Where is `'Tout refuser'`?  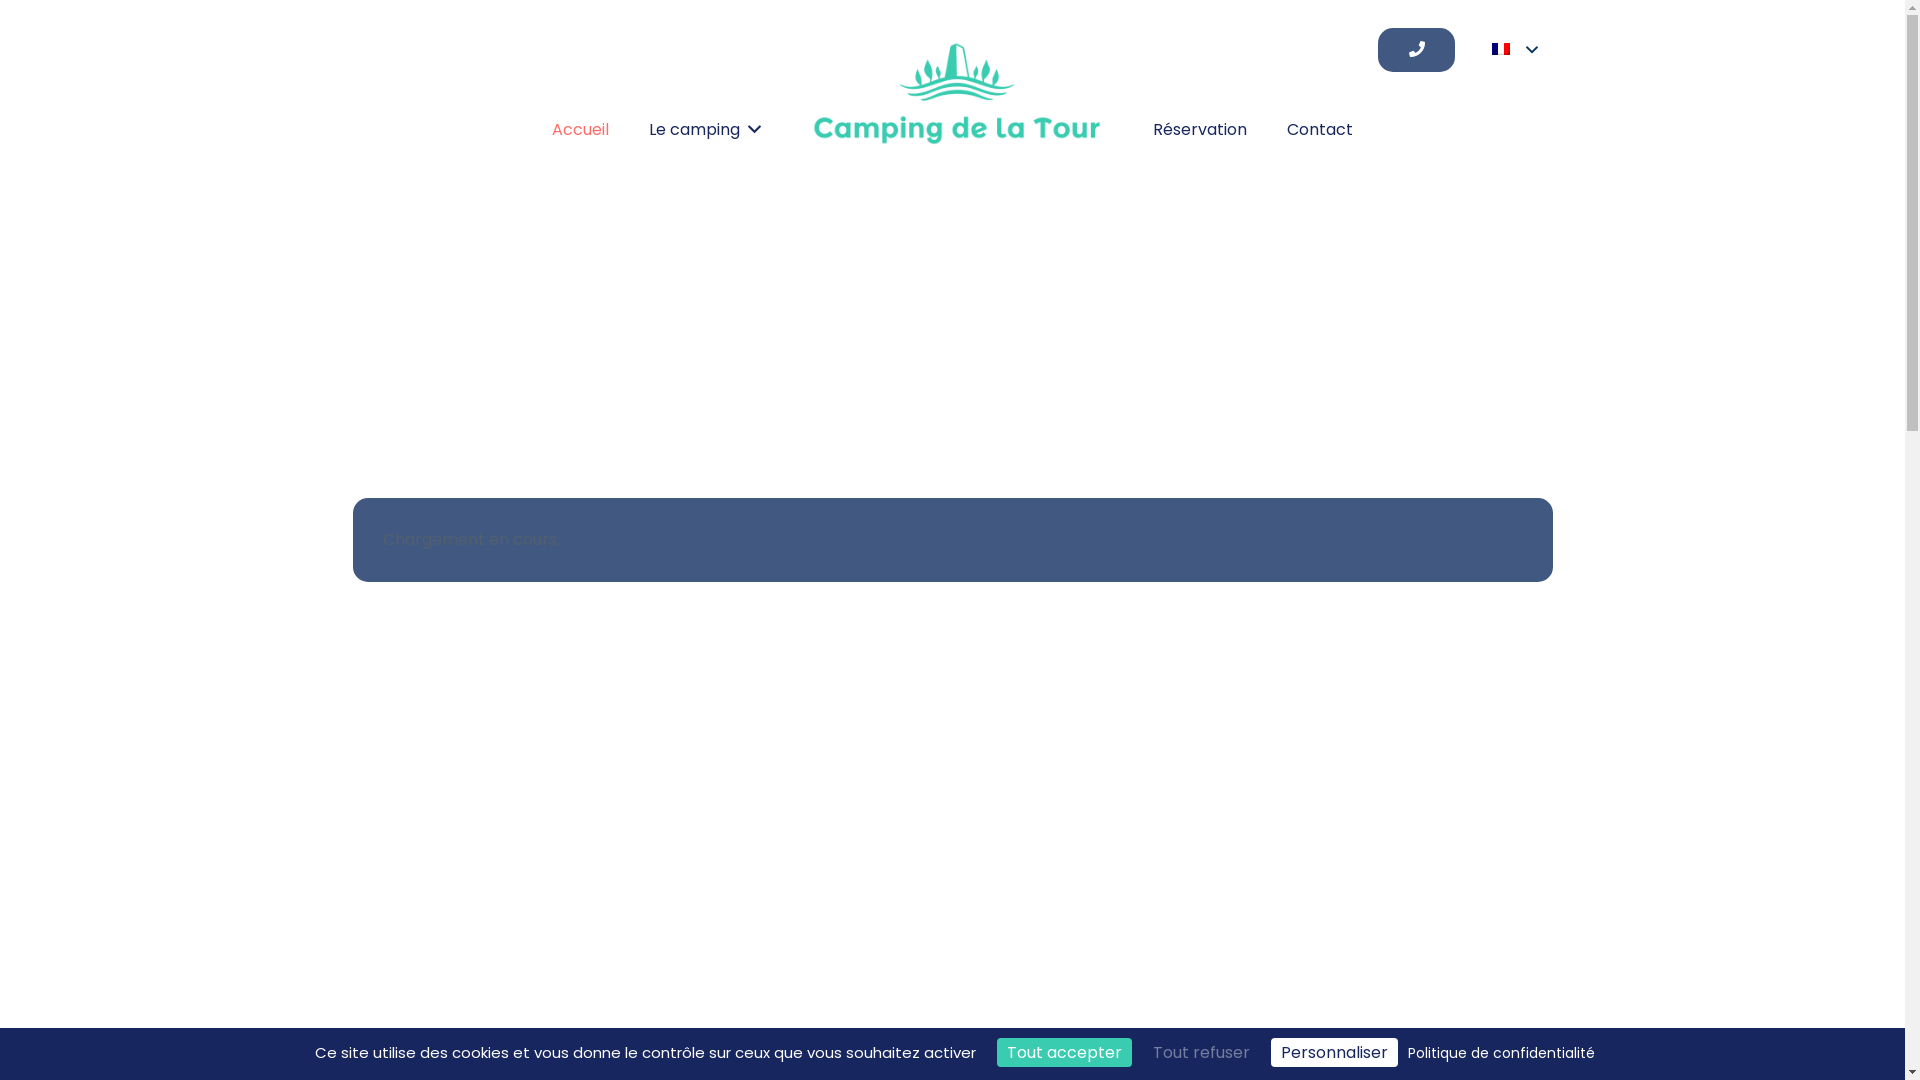
'Tout refuser' is located at coordinates (1200, 1051).